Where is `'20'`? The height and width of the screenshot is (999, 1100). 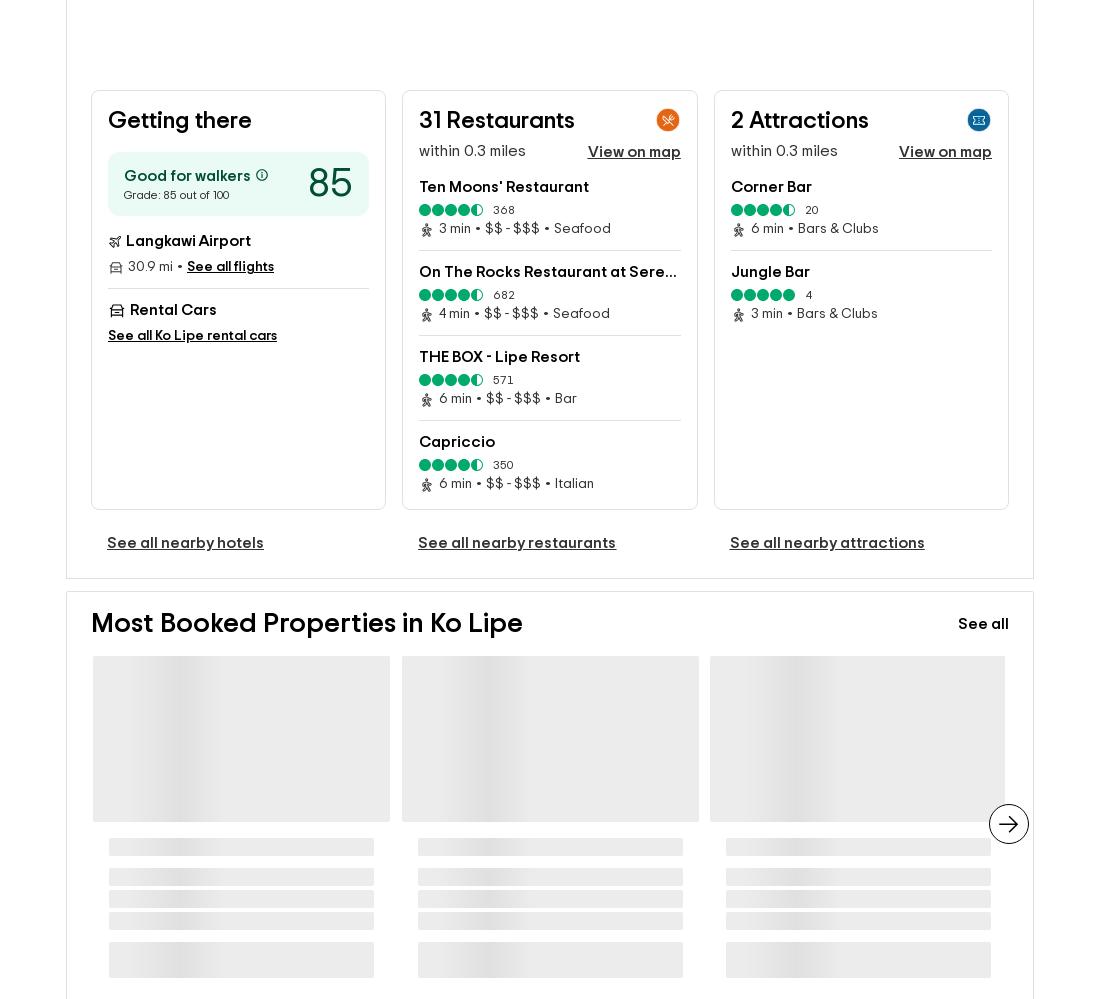 '20' is located at coordinates (810, 177).